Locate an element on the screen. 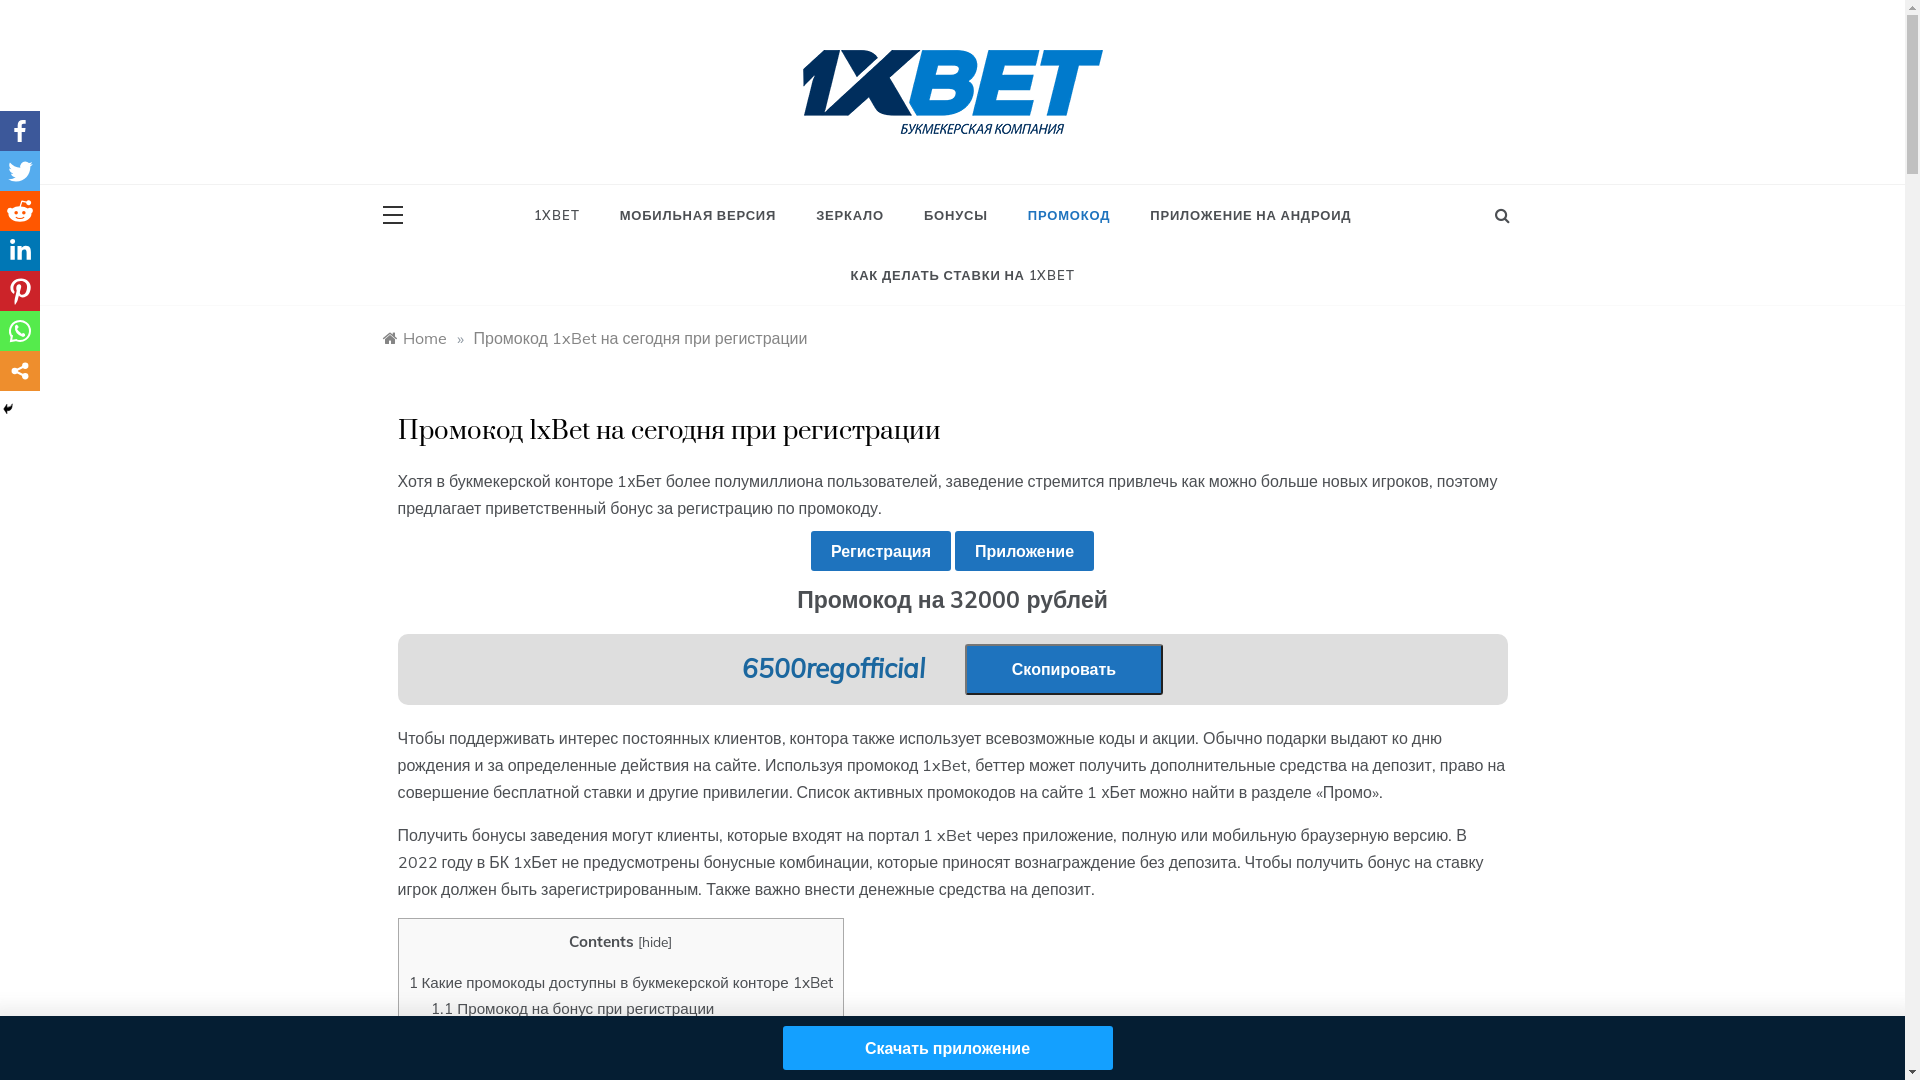  'Whatsapp' is located at coordinates (19, 330).